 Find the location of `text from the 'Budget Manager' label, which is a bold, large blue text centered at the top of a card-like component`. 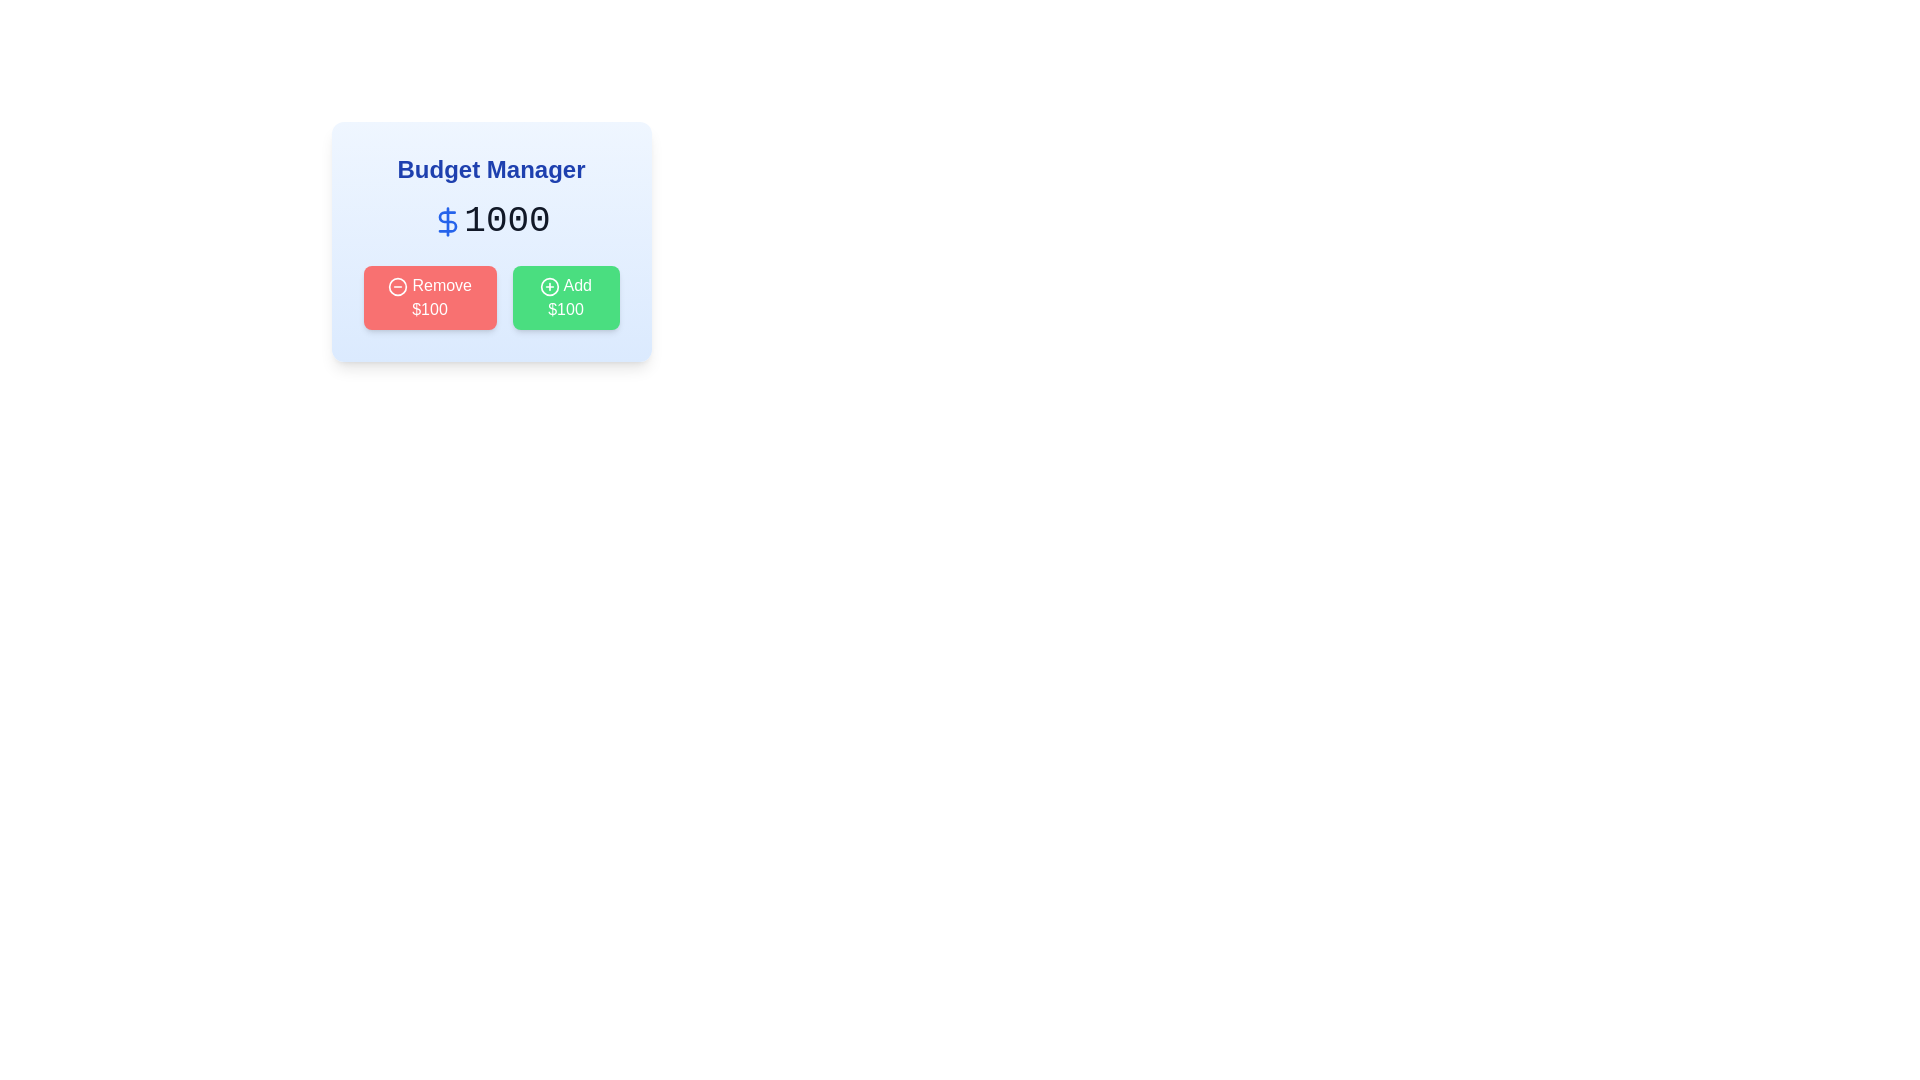

text from the 'Budget Manager' label, which is a bold, large blue text centered at the top of a card-like component is located at coordinates (491, 168).